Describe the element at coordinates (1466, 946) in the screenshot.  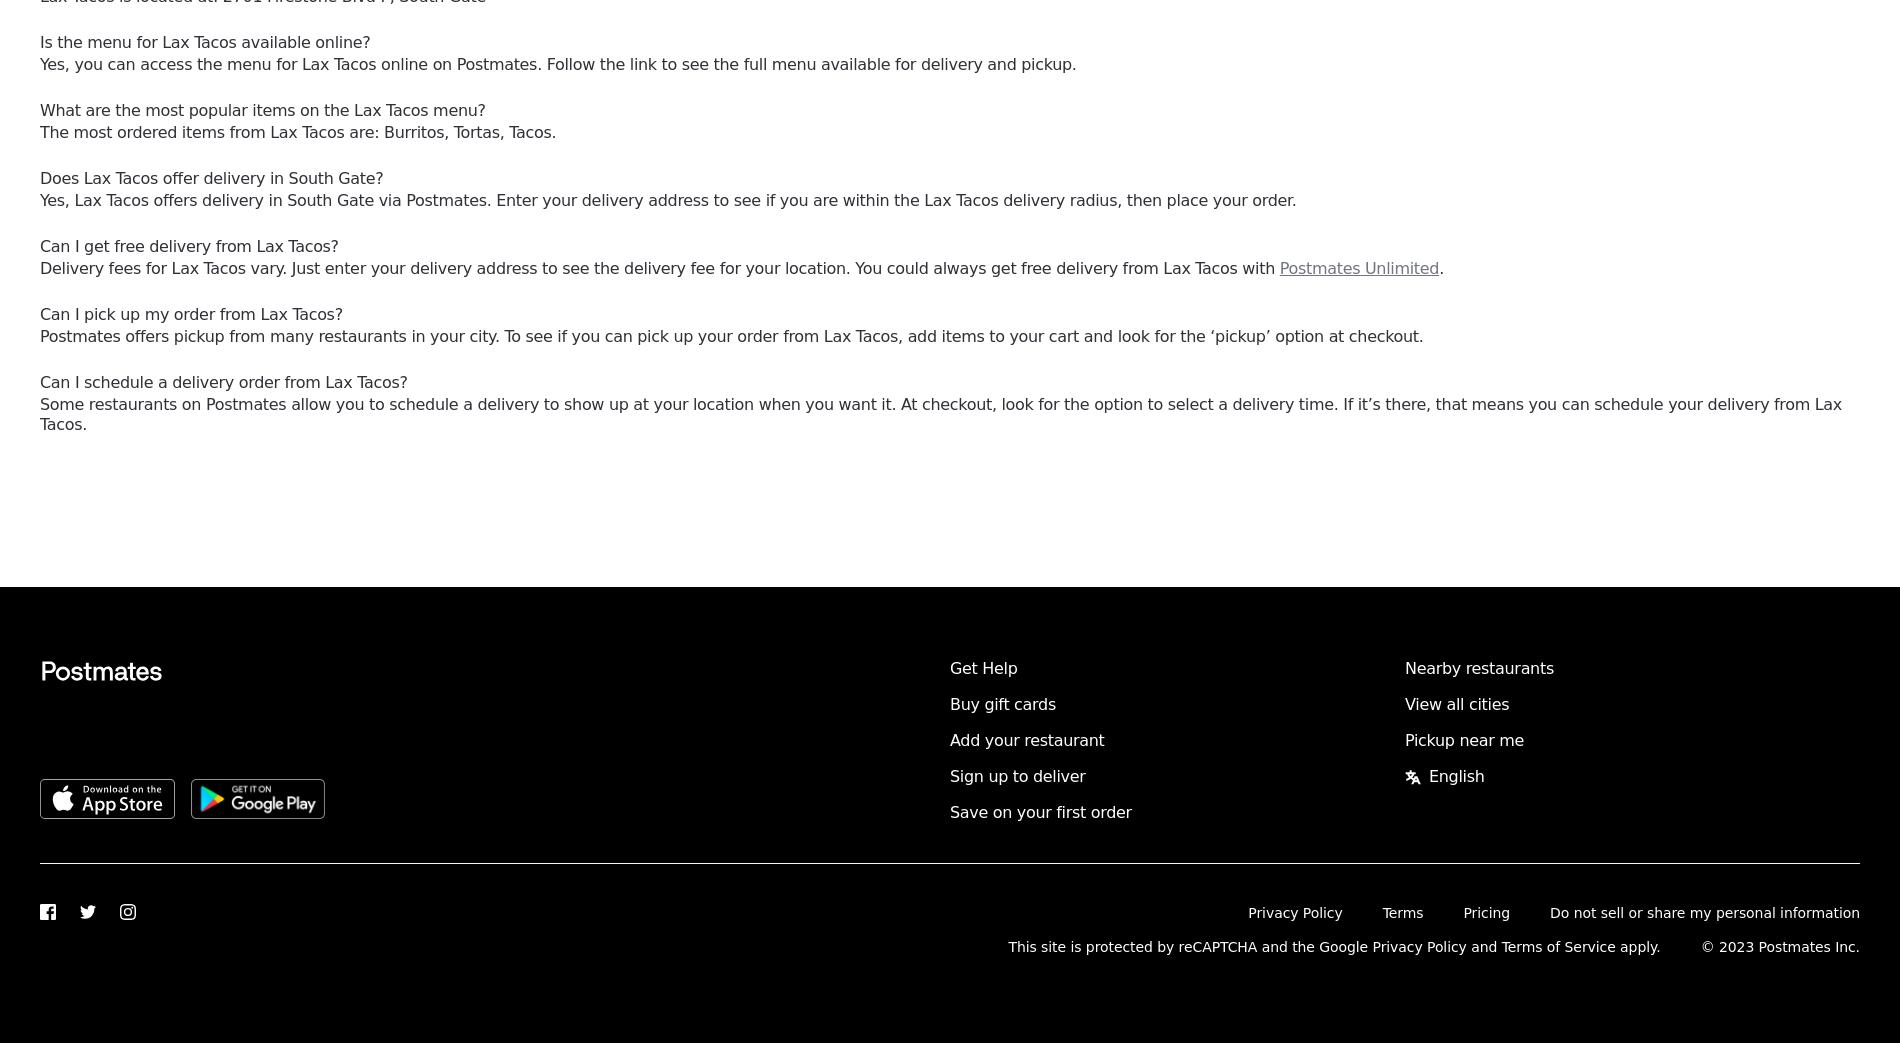
I see `'and'` at that location.